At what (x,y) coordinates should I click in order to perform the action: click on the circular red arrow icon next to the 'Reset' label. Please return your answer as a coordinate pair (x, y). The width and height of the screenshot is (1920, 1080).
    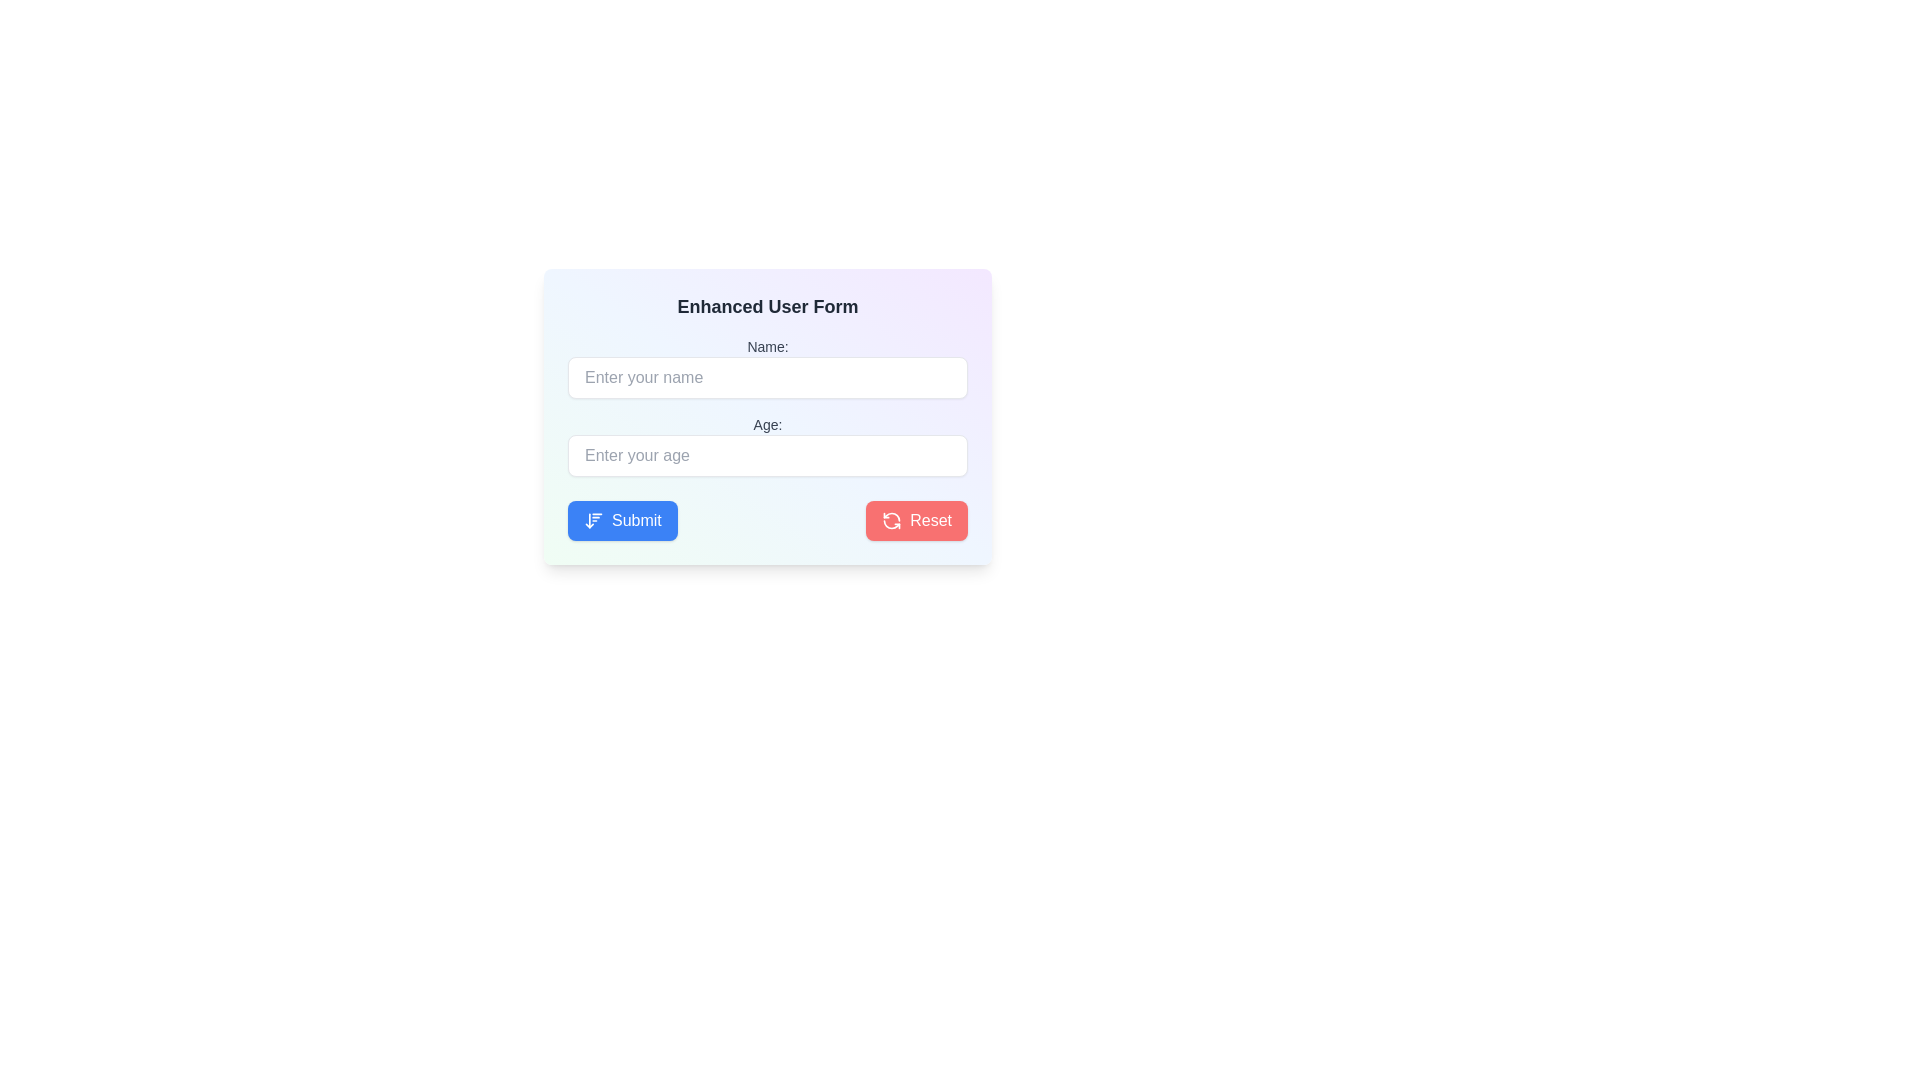
    Looking at the image, I should click on (891, 519).